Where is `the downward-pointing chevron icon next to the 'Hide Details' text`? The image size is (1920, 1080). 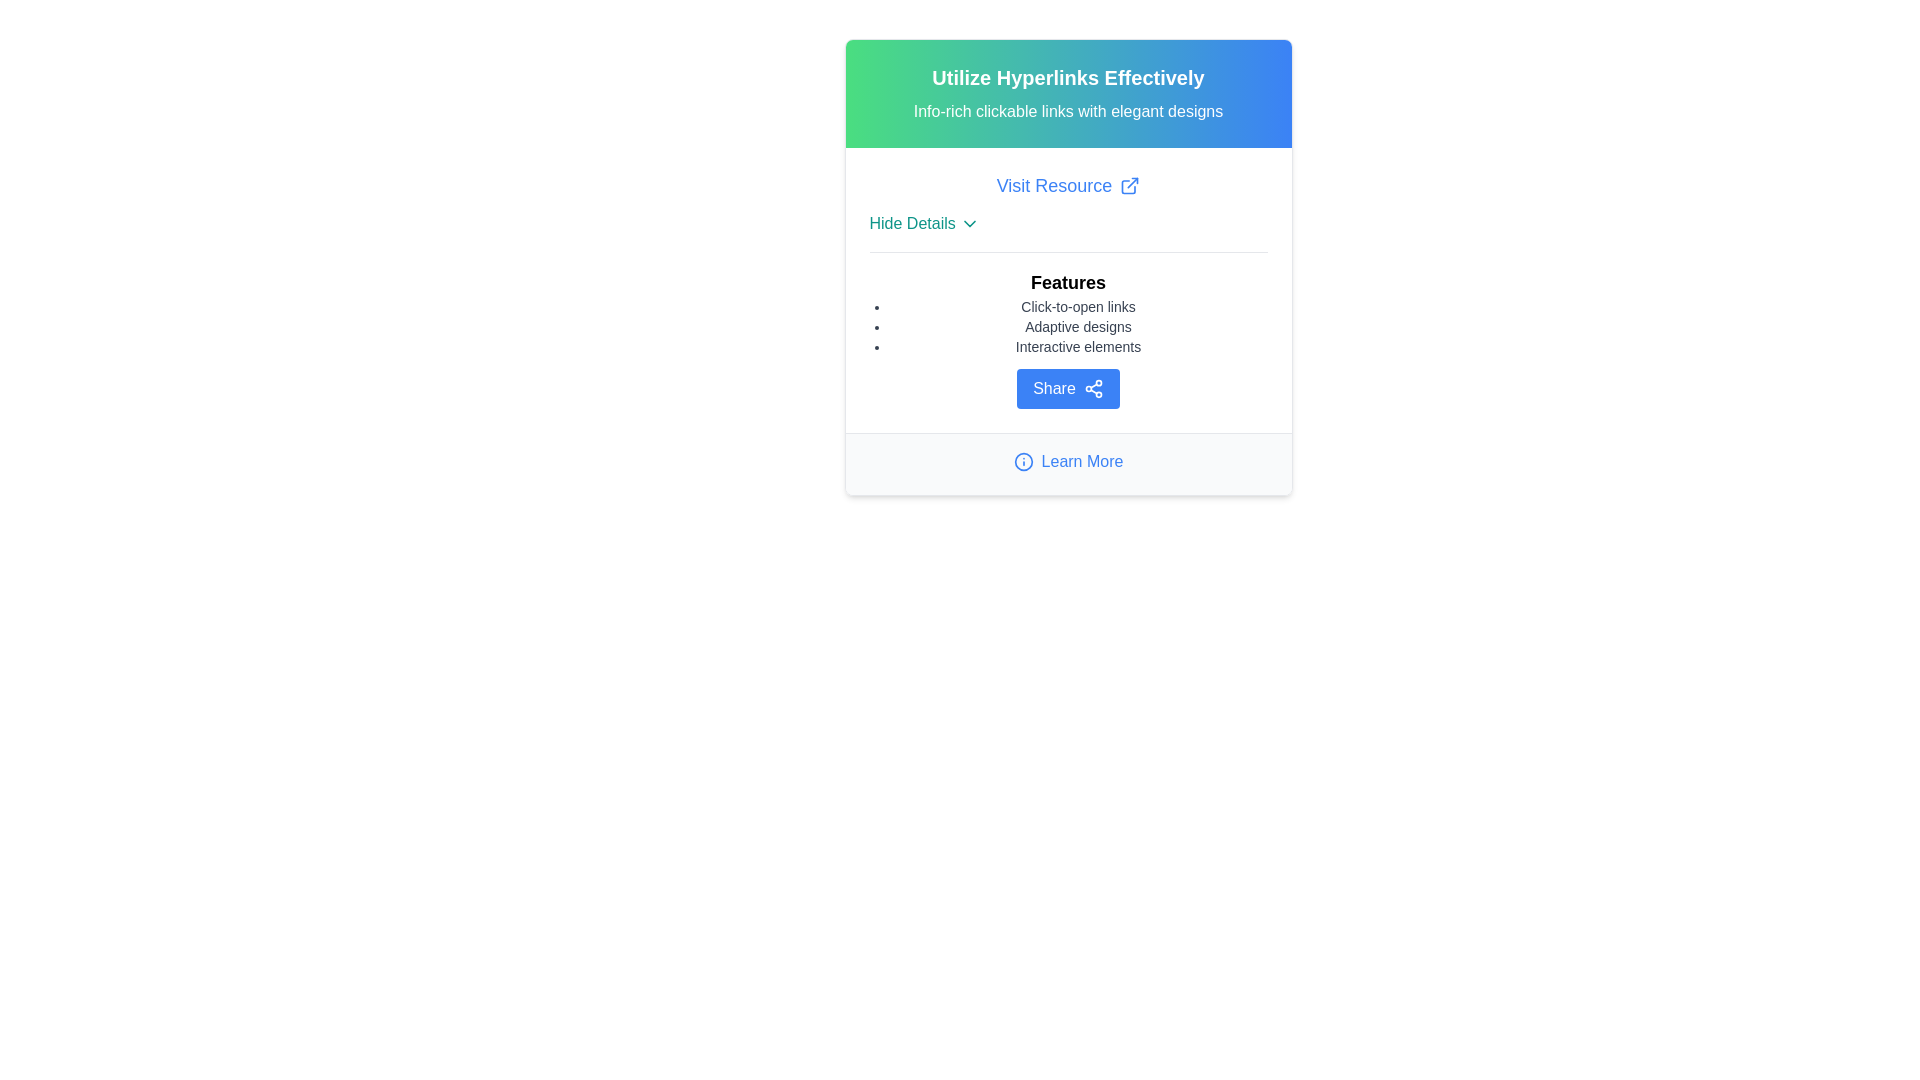 the downward-pointing chevron icon next to the 'Hide Details' text is located at coordinates (969, 223).